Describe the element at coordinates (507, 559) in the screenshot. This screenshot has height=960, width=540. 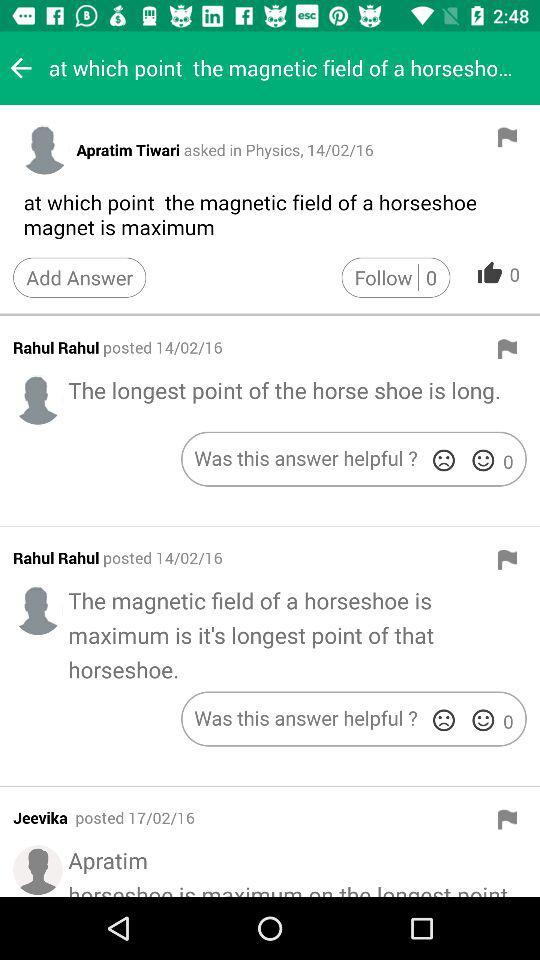
I see `flag commentary` at that location.